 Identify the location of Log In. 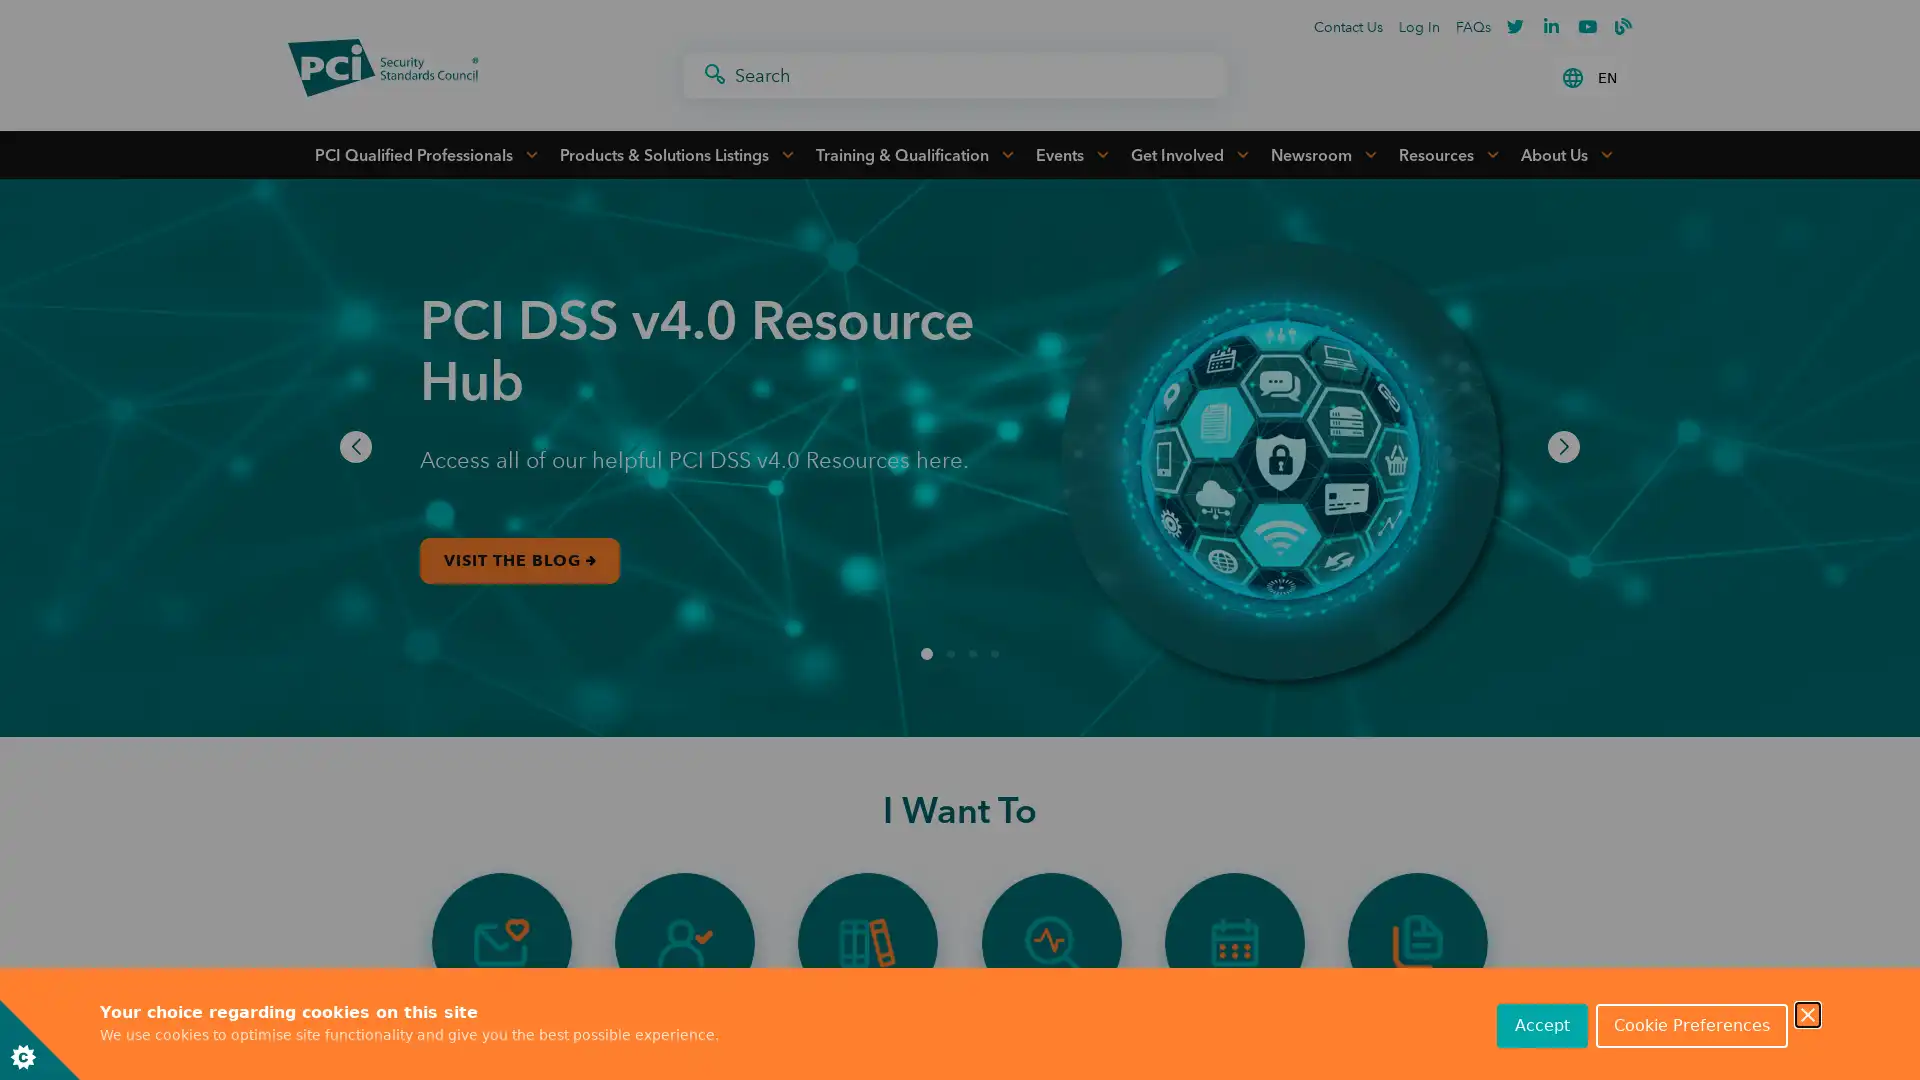
(1418, 27).